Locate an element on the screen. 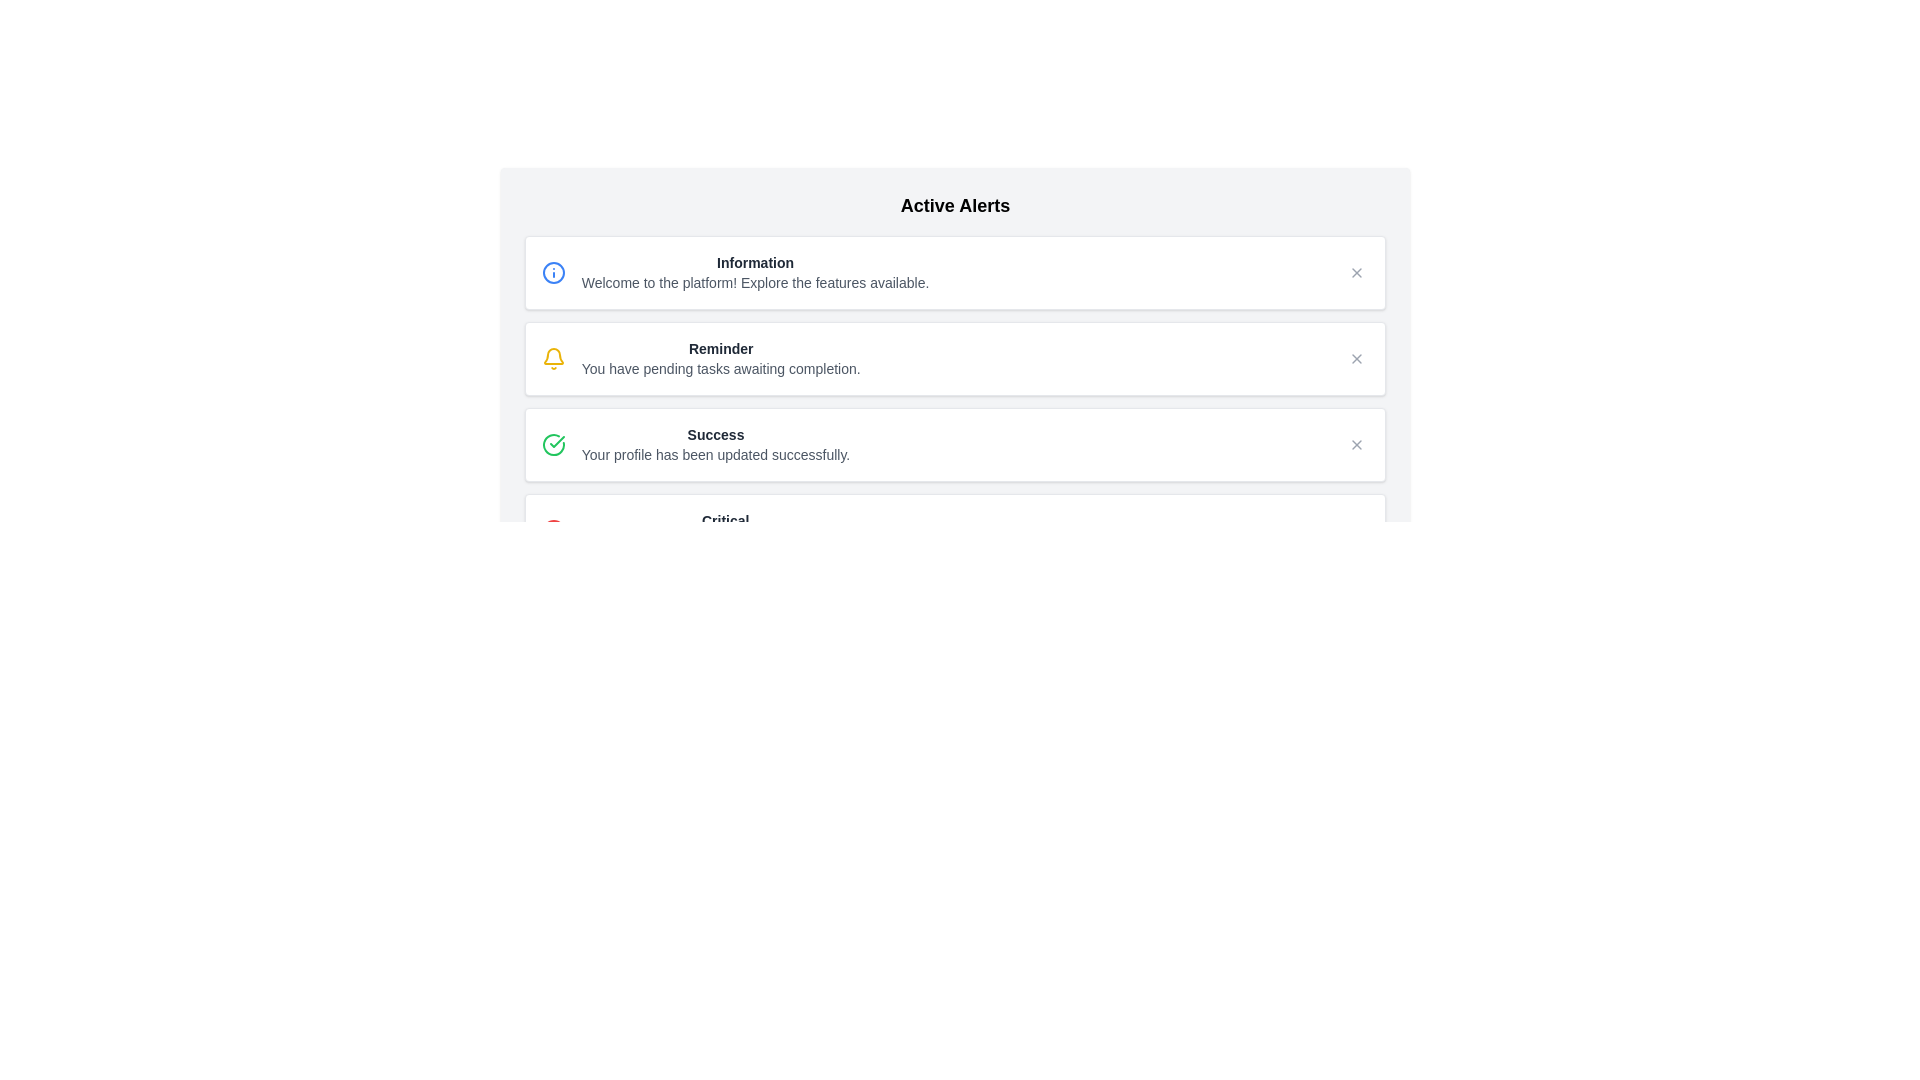  the right-aligned dismiss button in the 'Reminder' alert box to change its color is located at coordinates (1357, 357).